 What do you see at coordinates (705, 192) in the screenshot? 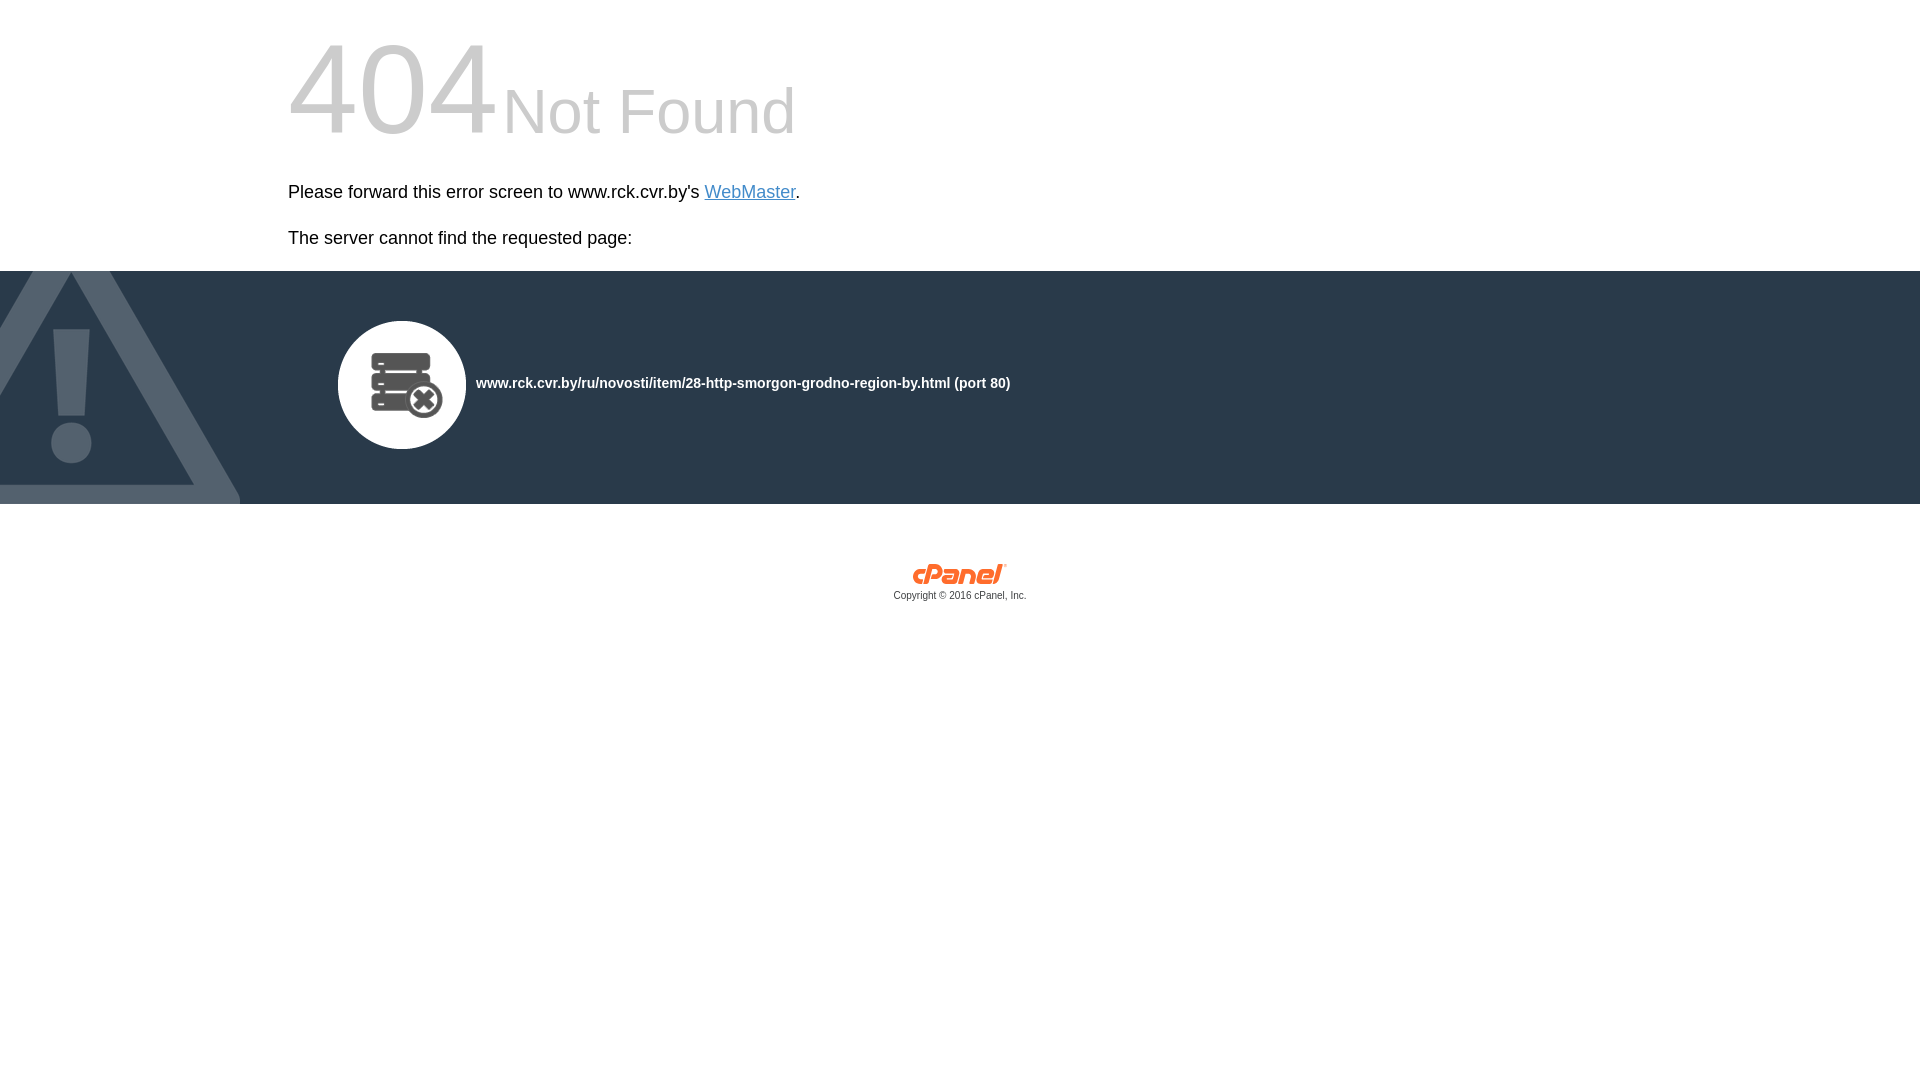
I see `'WebMaster'` at bounding box center [705, 192].